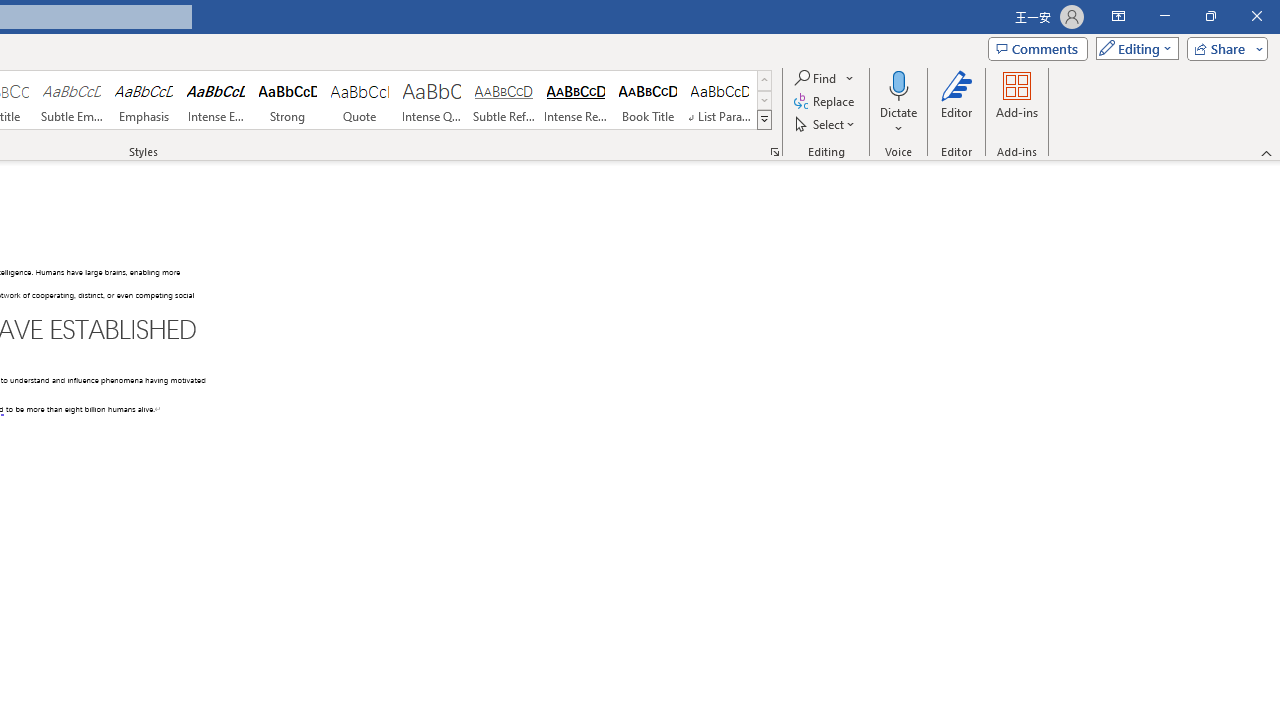 The image size is (1280, 720). Describe the element at coordinates (955, 103) in the screenshot. I see `'Editor'` at that location.